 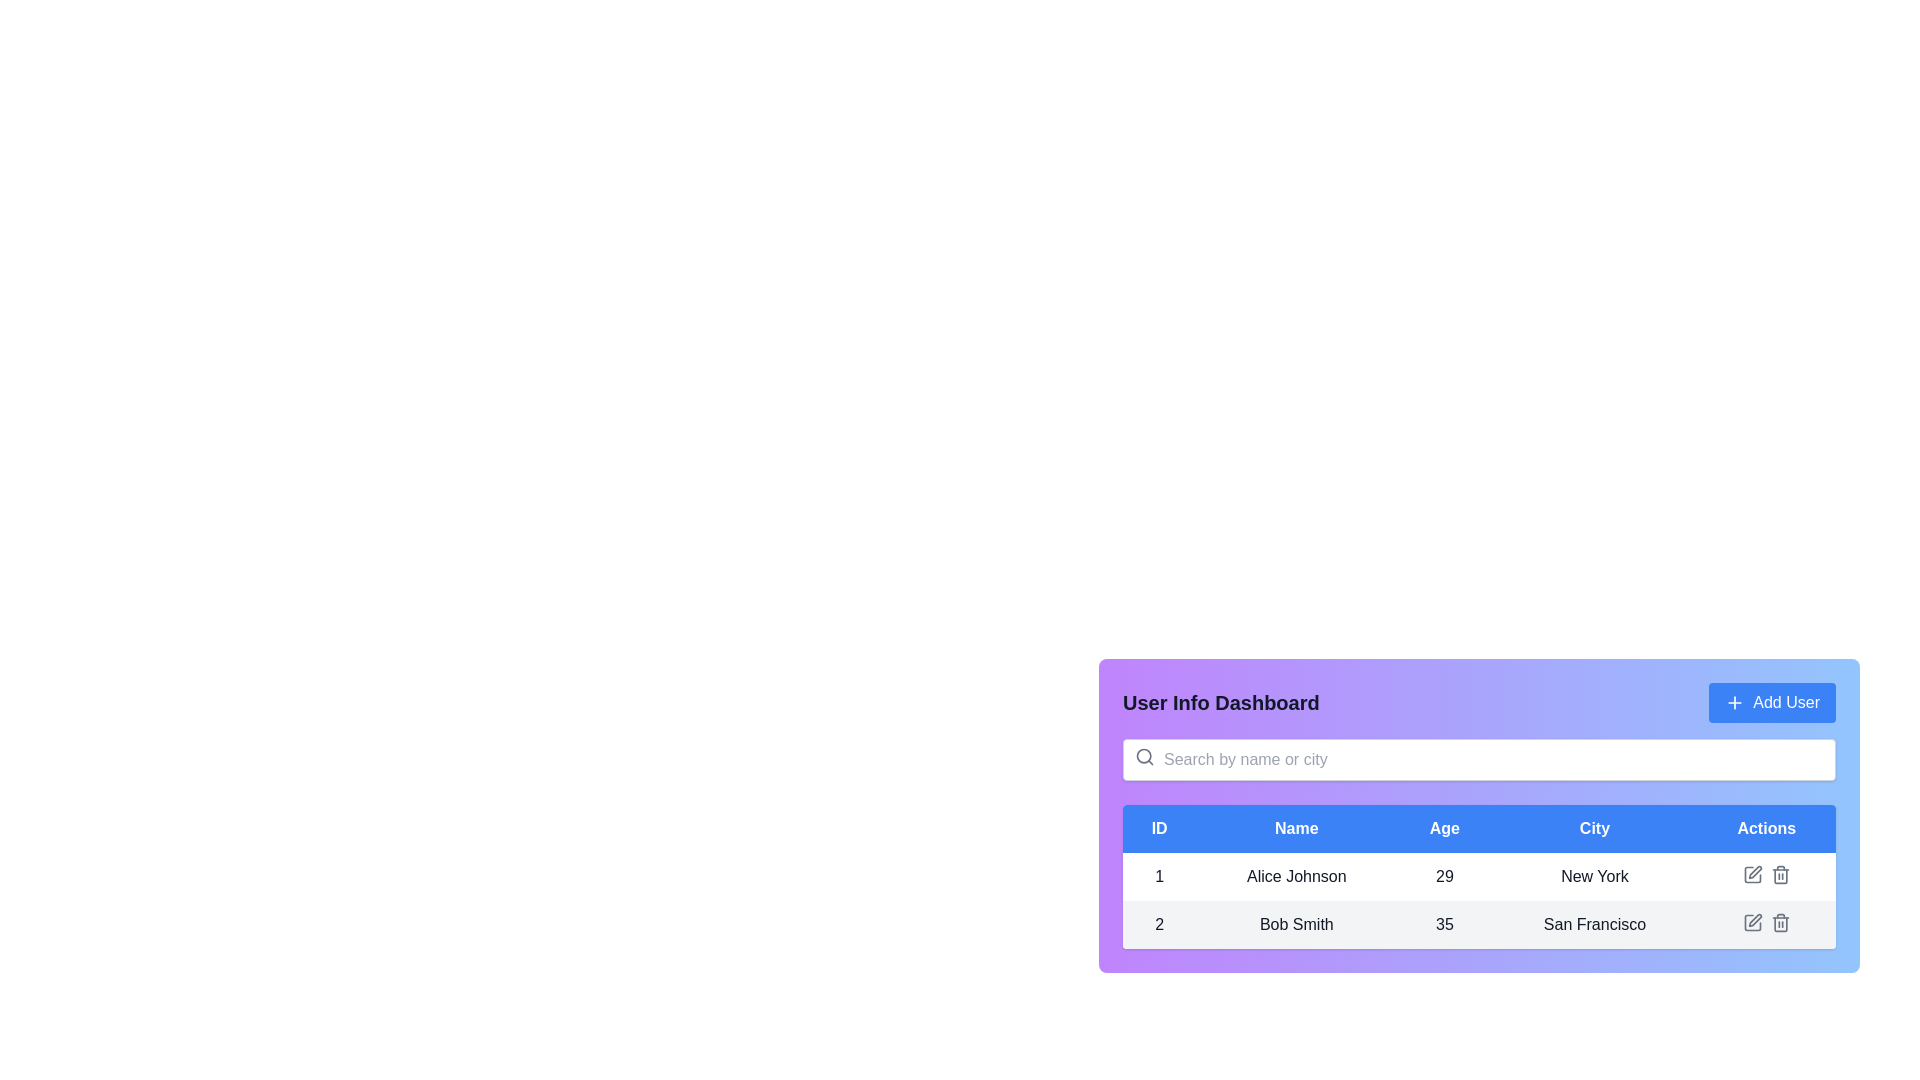 What do you see at coordinates (1734, 701) in the screenshot?
I see `the addition icon located on the right side of the 'Add User' button, which is the first graphical component before the text` at bounding box center [1734, 701].